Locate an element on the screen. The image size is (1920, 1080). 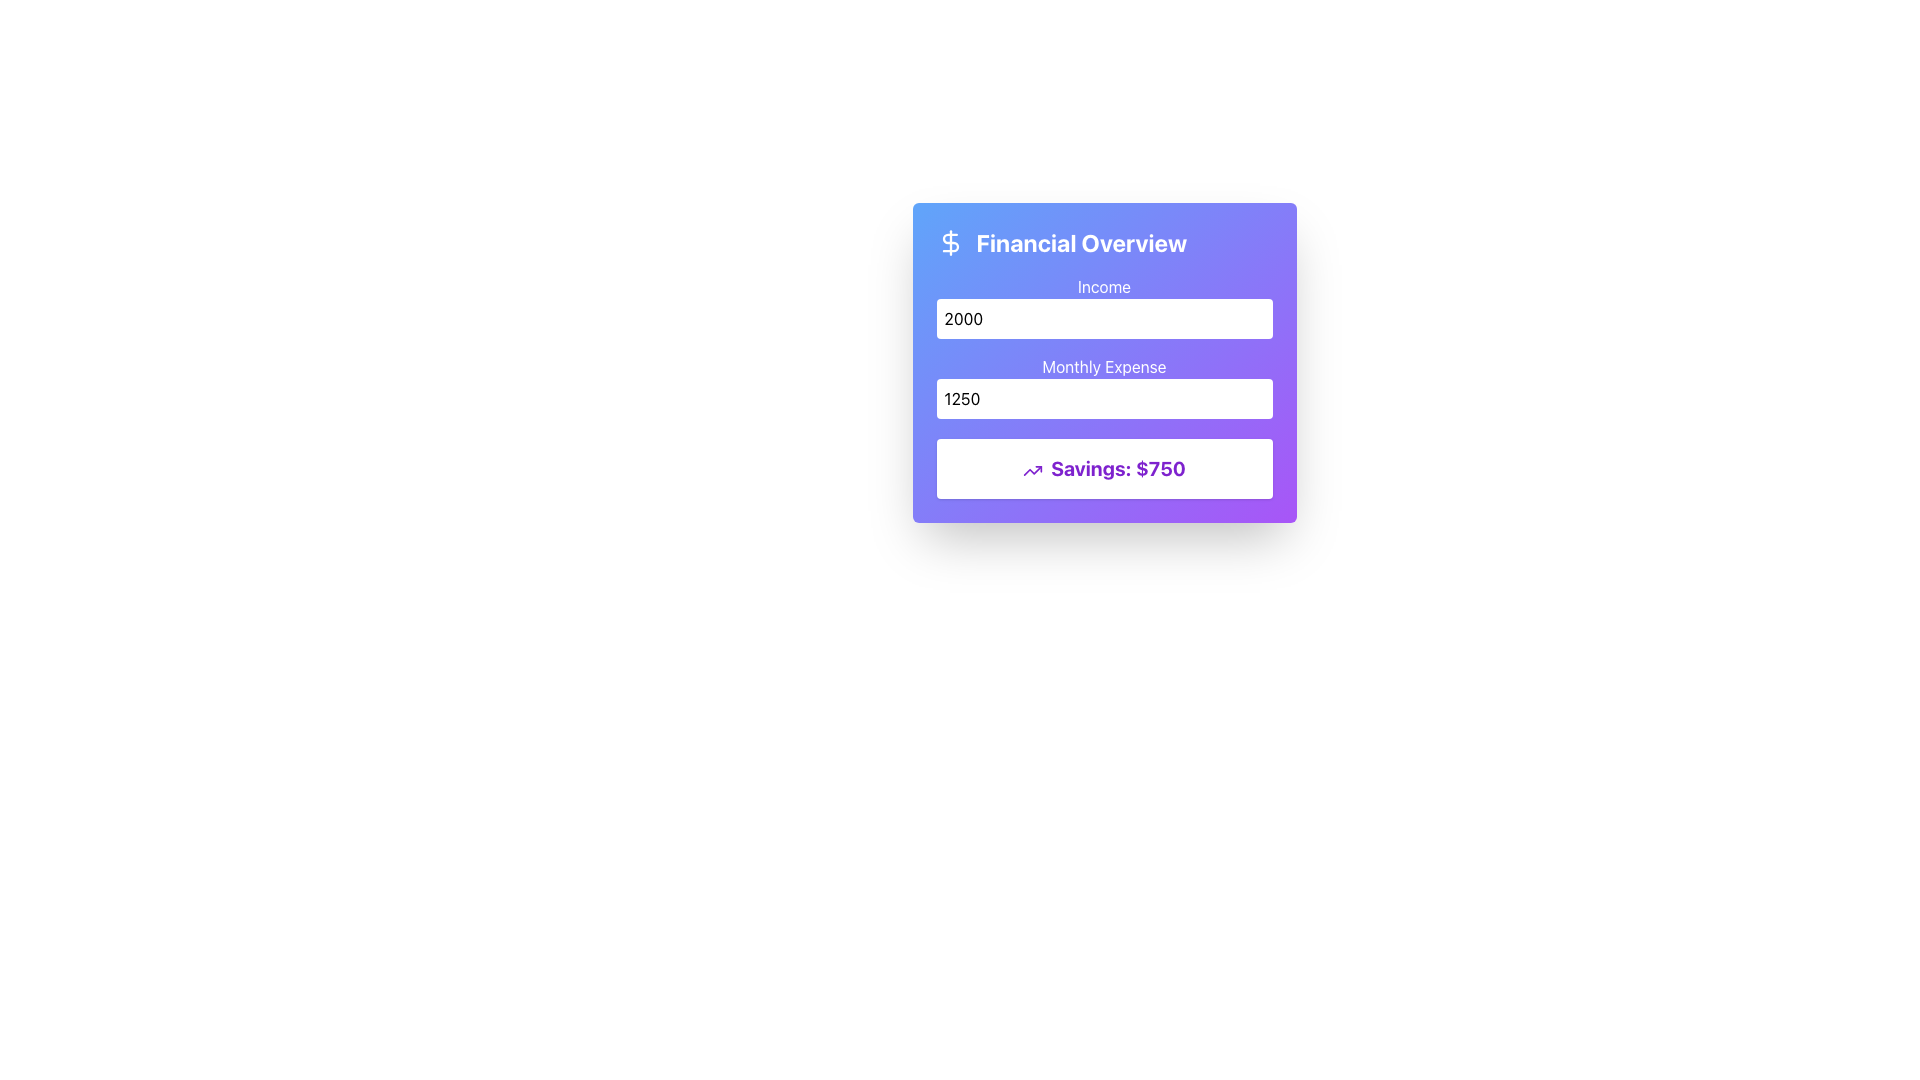
the static text label that displays the user's savings, located below the 'Income' and 'Monthly Expense' fields in the financial overview card is located at coordinates (1103, 469).